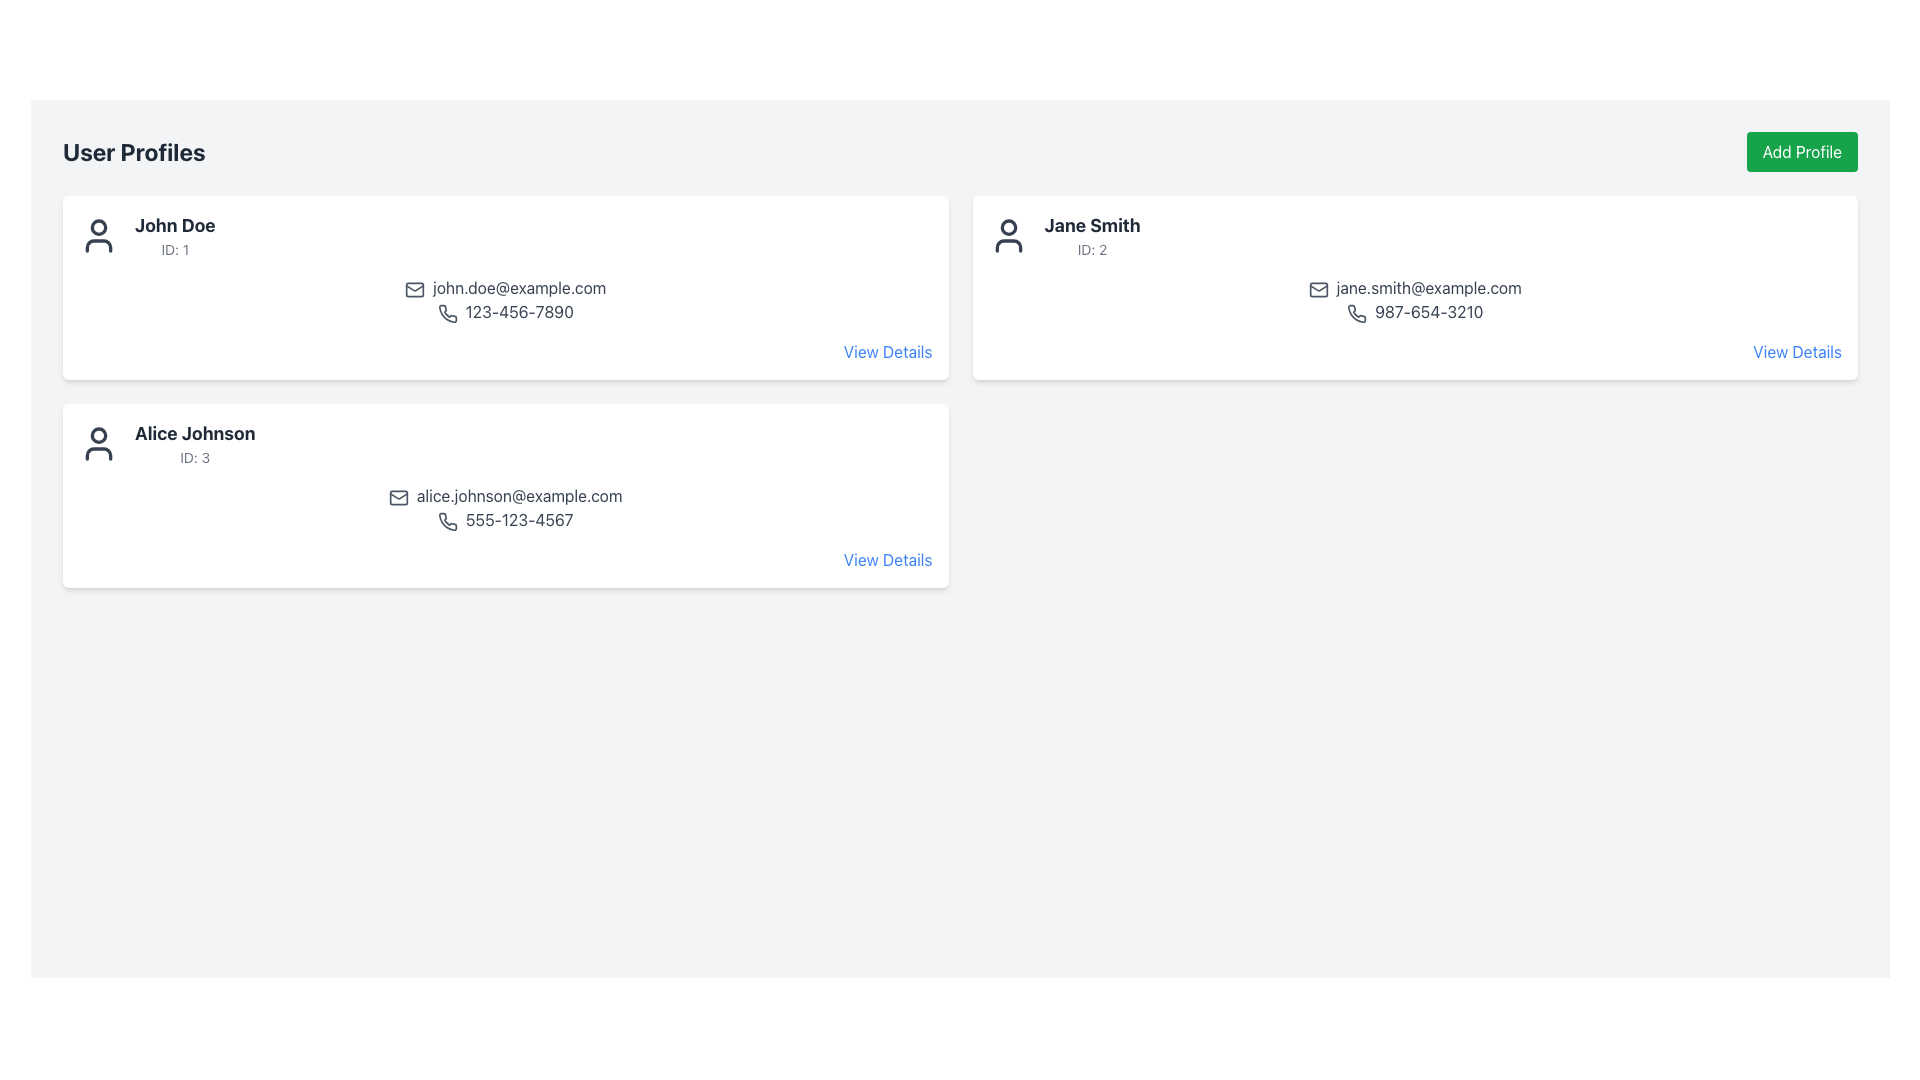  What do you see at coordinates (505, 519) in the screenshot?
I see `the static text element displaying Alice Johnson's phone number, located` at bounding box center [505, 519].